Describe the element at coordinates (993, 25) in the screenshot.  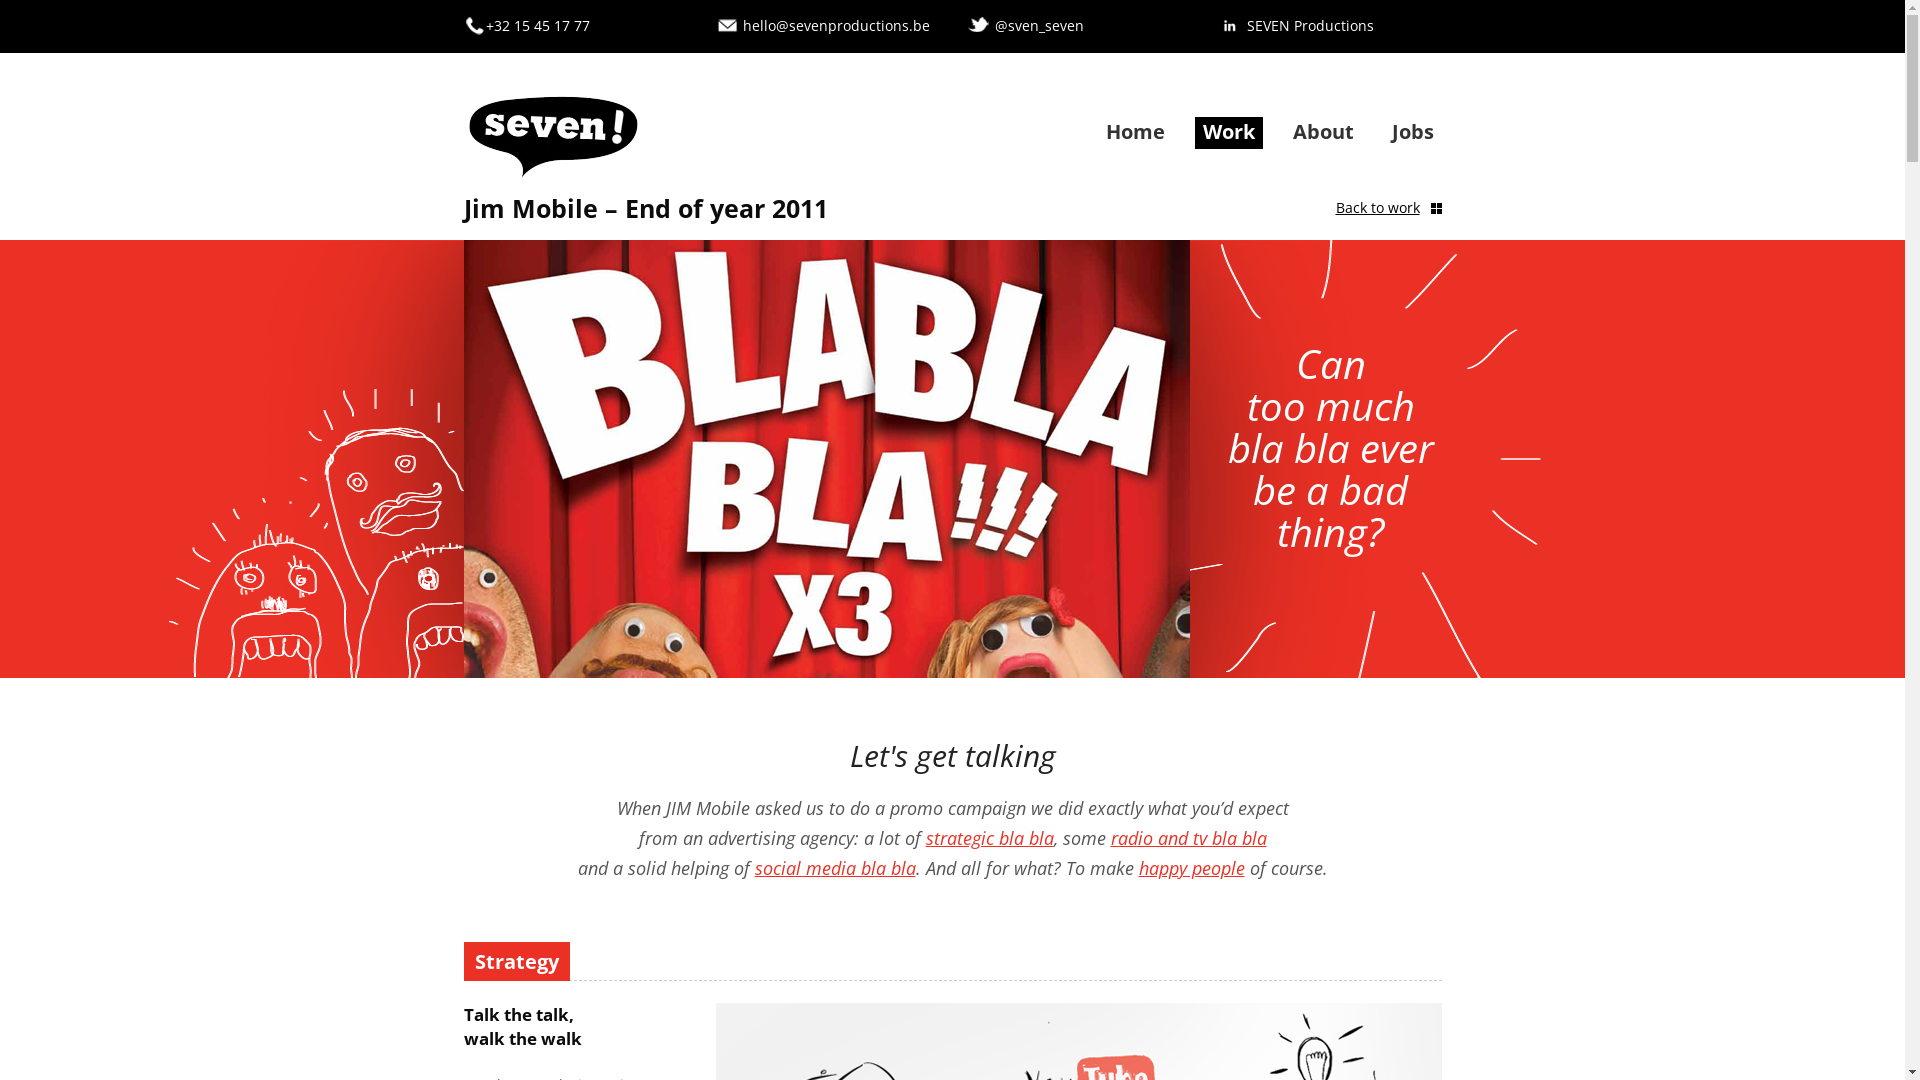
I see `'@sven_seven'` at that location.